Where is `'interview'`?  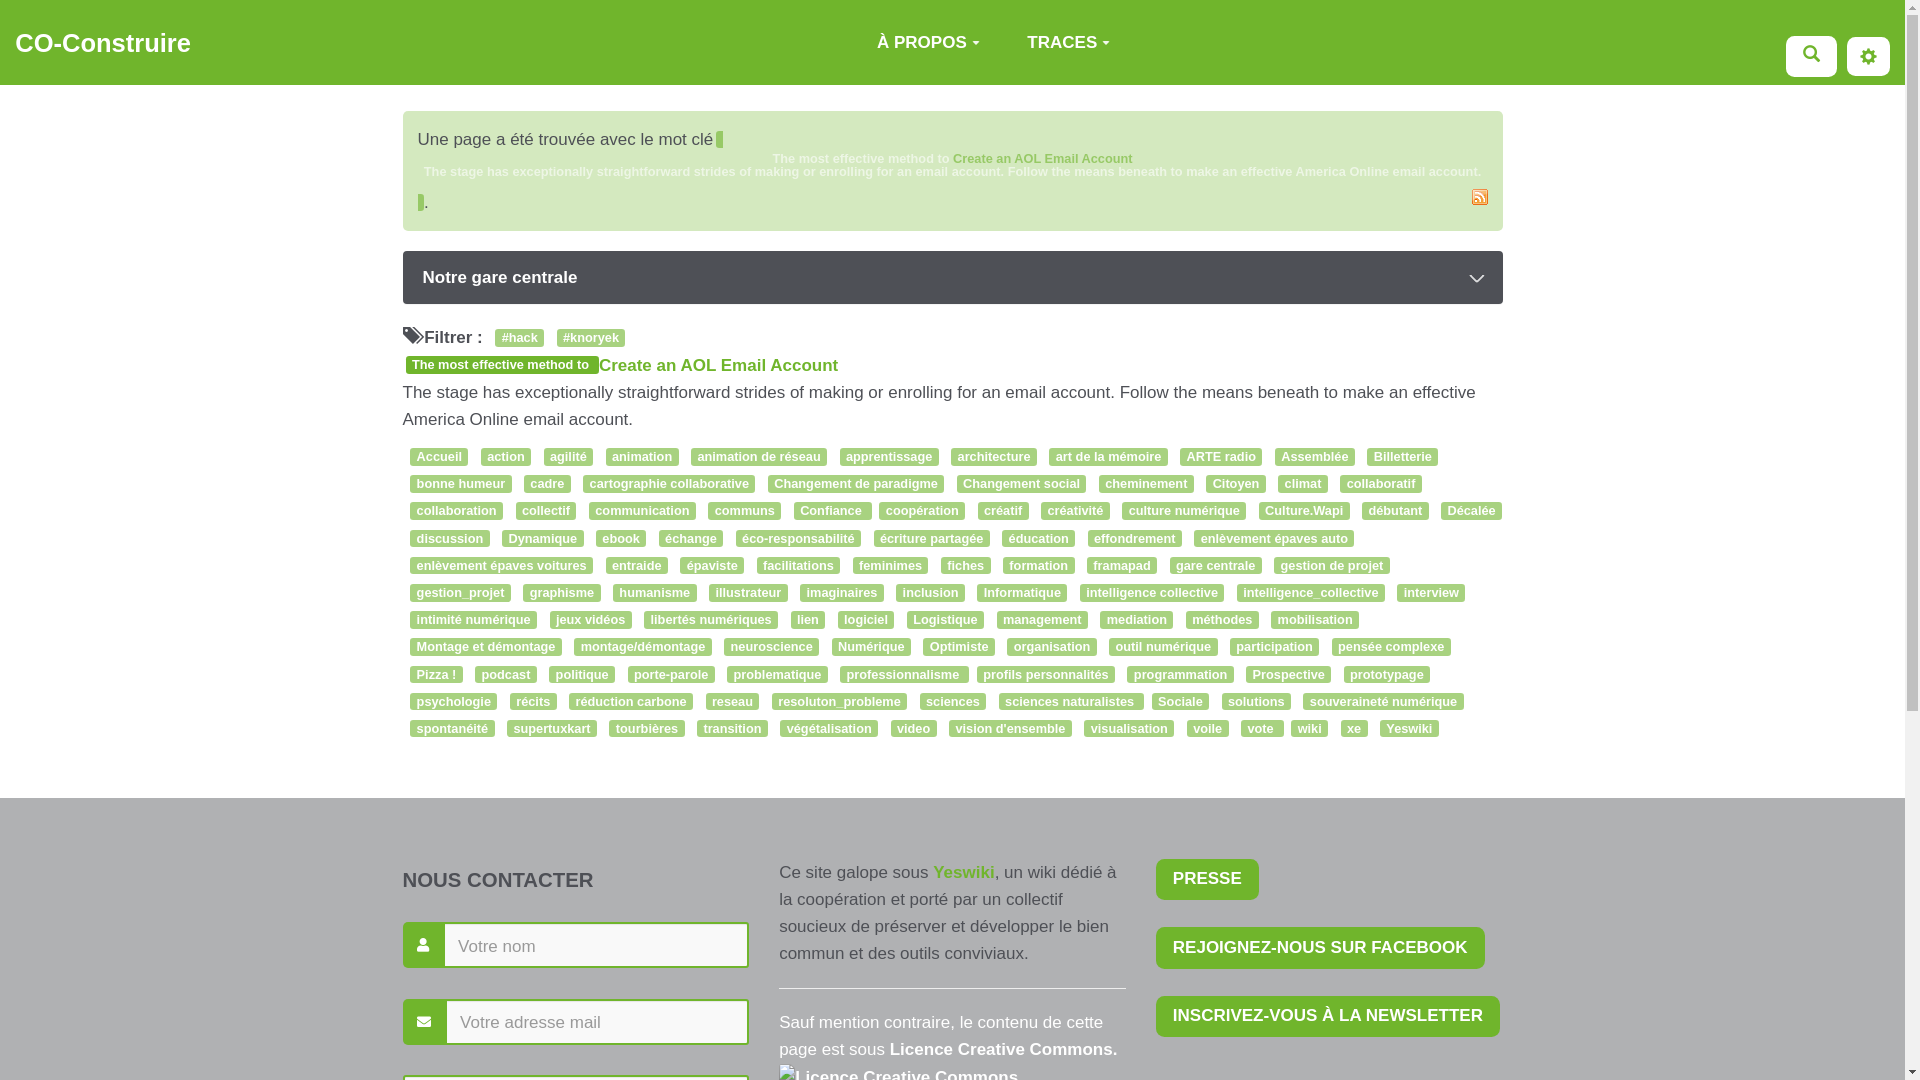 'interview' is located at coordinates (1395, 592).